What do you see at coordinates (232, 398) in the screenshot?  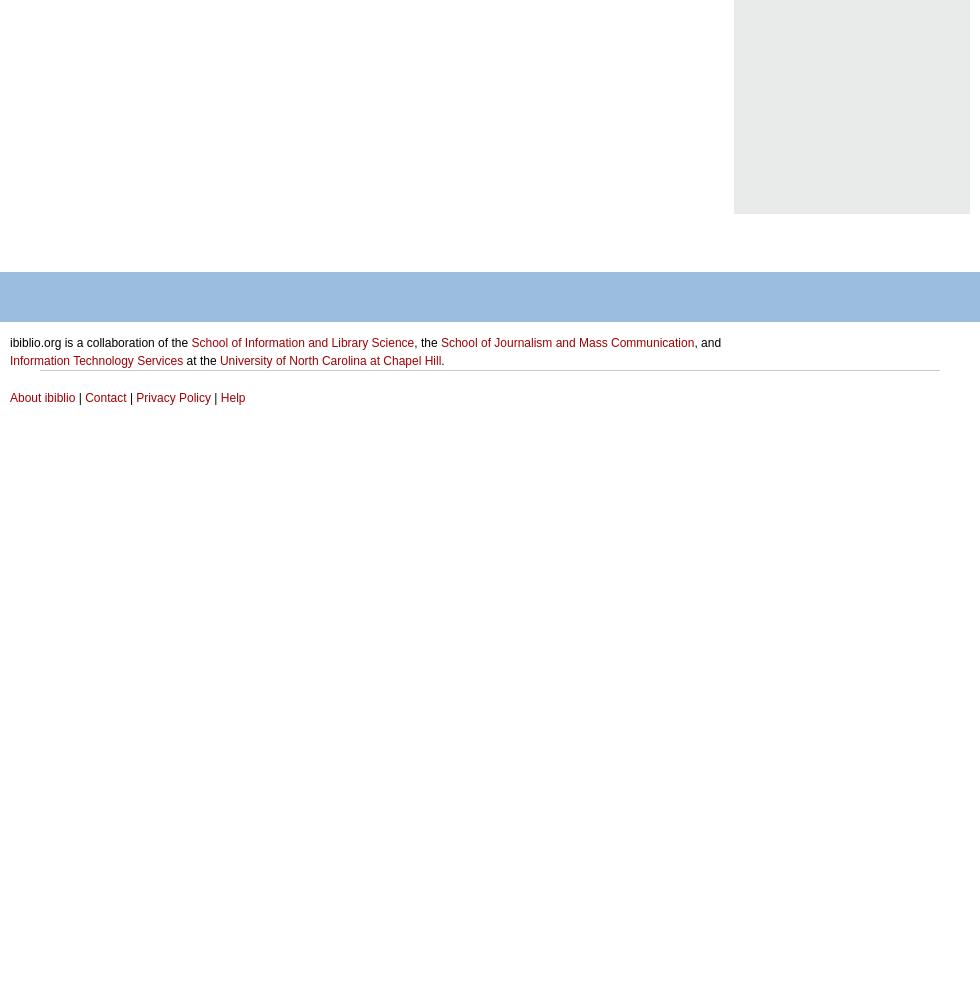 I see `'Help'` at bounding box center [232, 398].